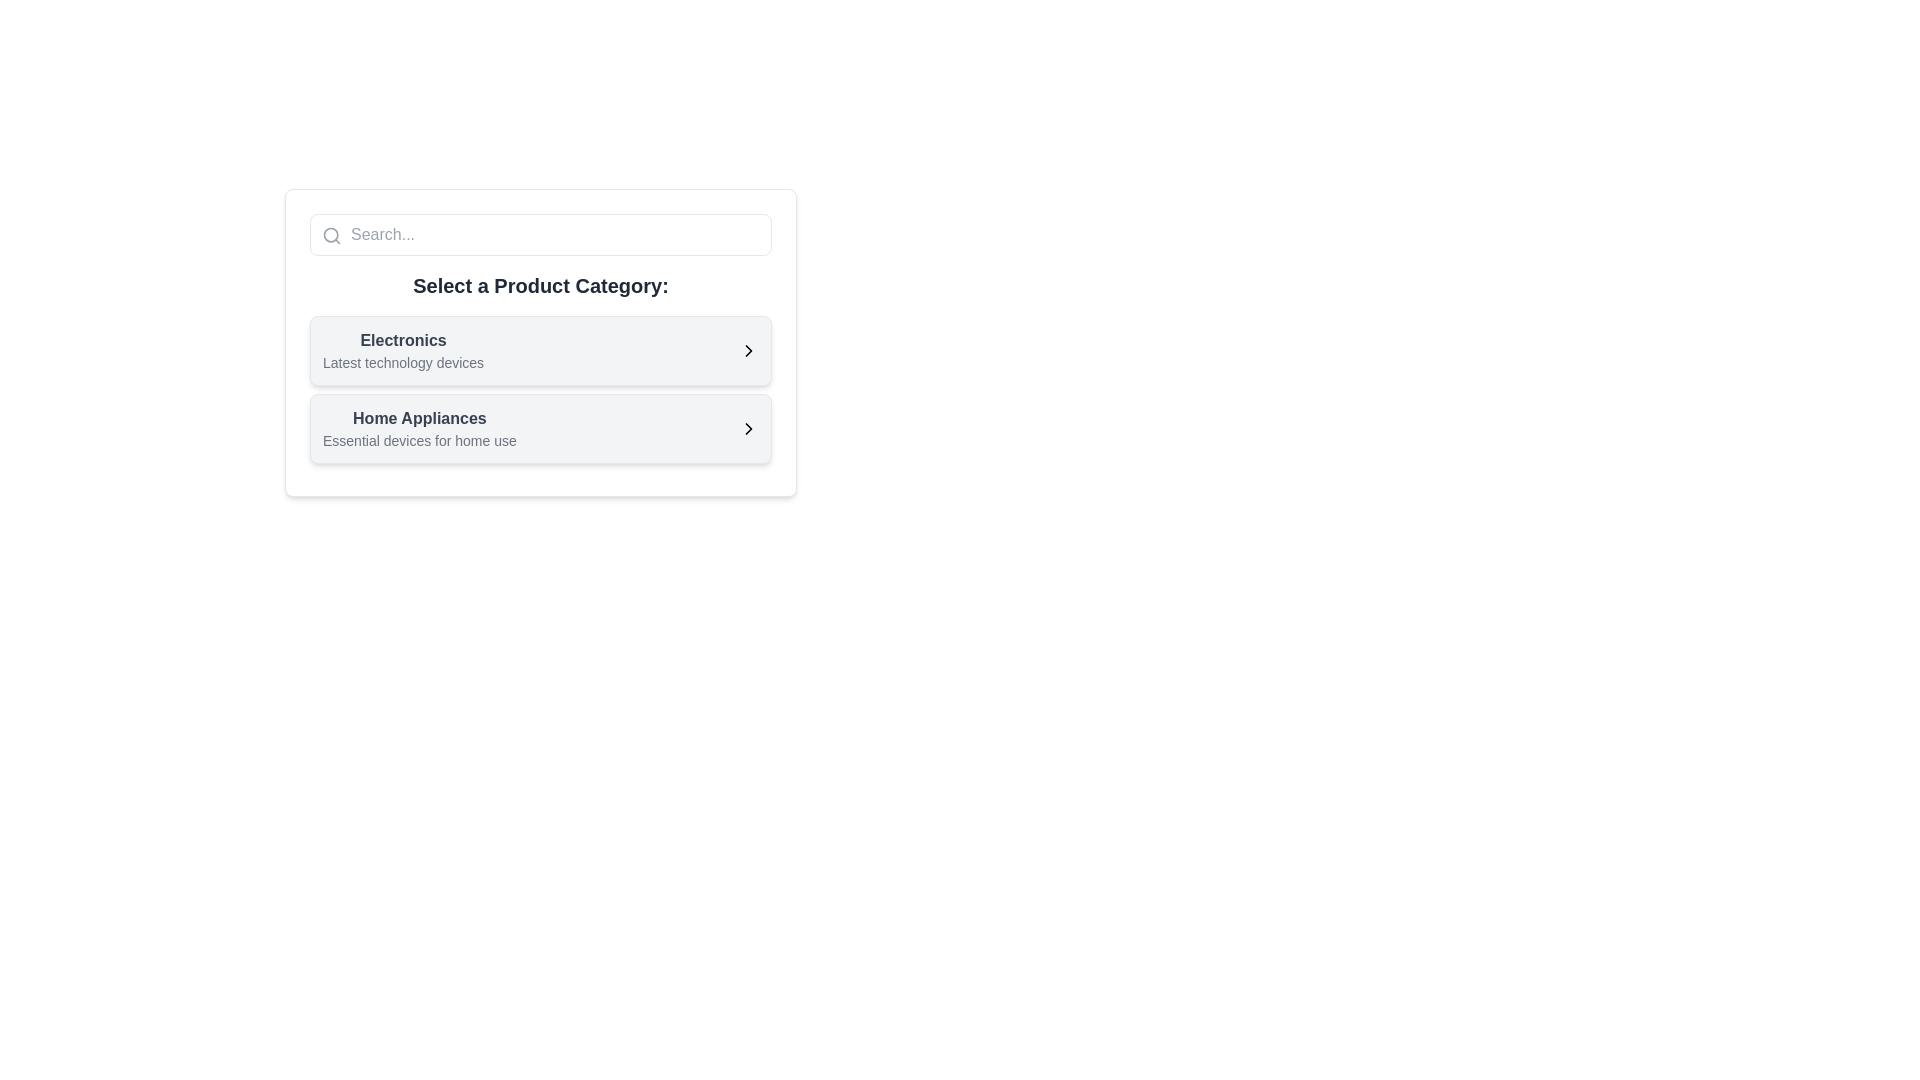  What do you see at coordinates (402, 350) in the screenshot?
I see `the 'Electronics' category label in the first row of the list, which indicates a section related to the latest technology devices` at bounding box center [402, 350].